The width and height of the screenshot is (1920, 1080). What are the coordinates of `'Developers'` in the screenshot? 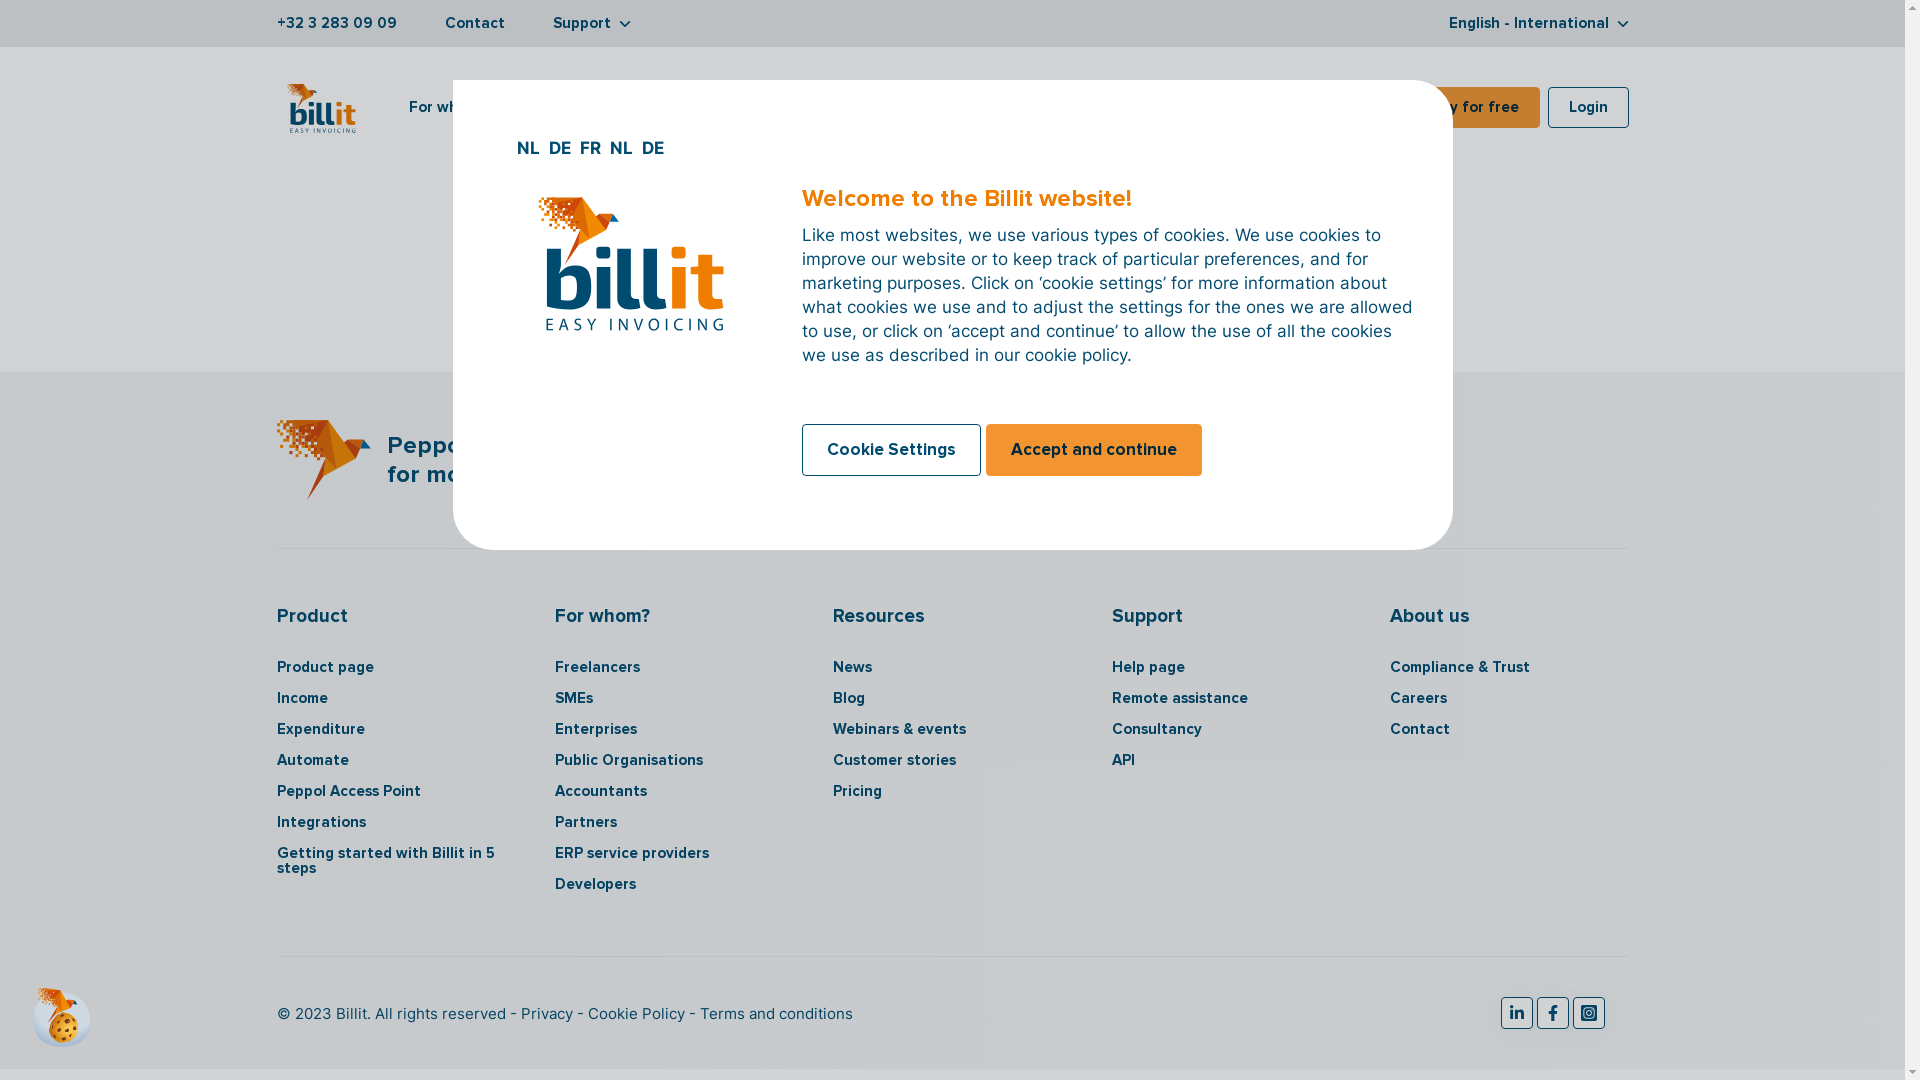 It's located at (555, 883).